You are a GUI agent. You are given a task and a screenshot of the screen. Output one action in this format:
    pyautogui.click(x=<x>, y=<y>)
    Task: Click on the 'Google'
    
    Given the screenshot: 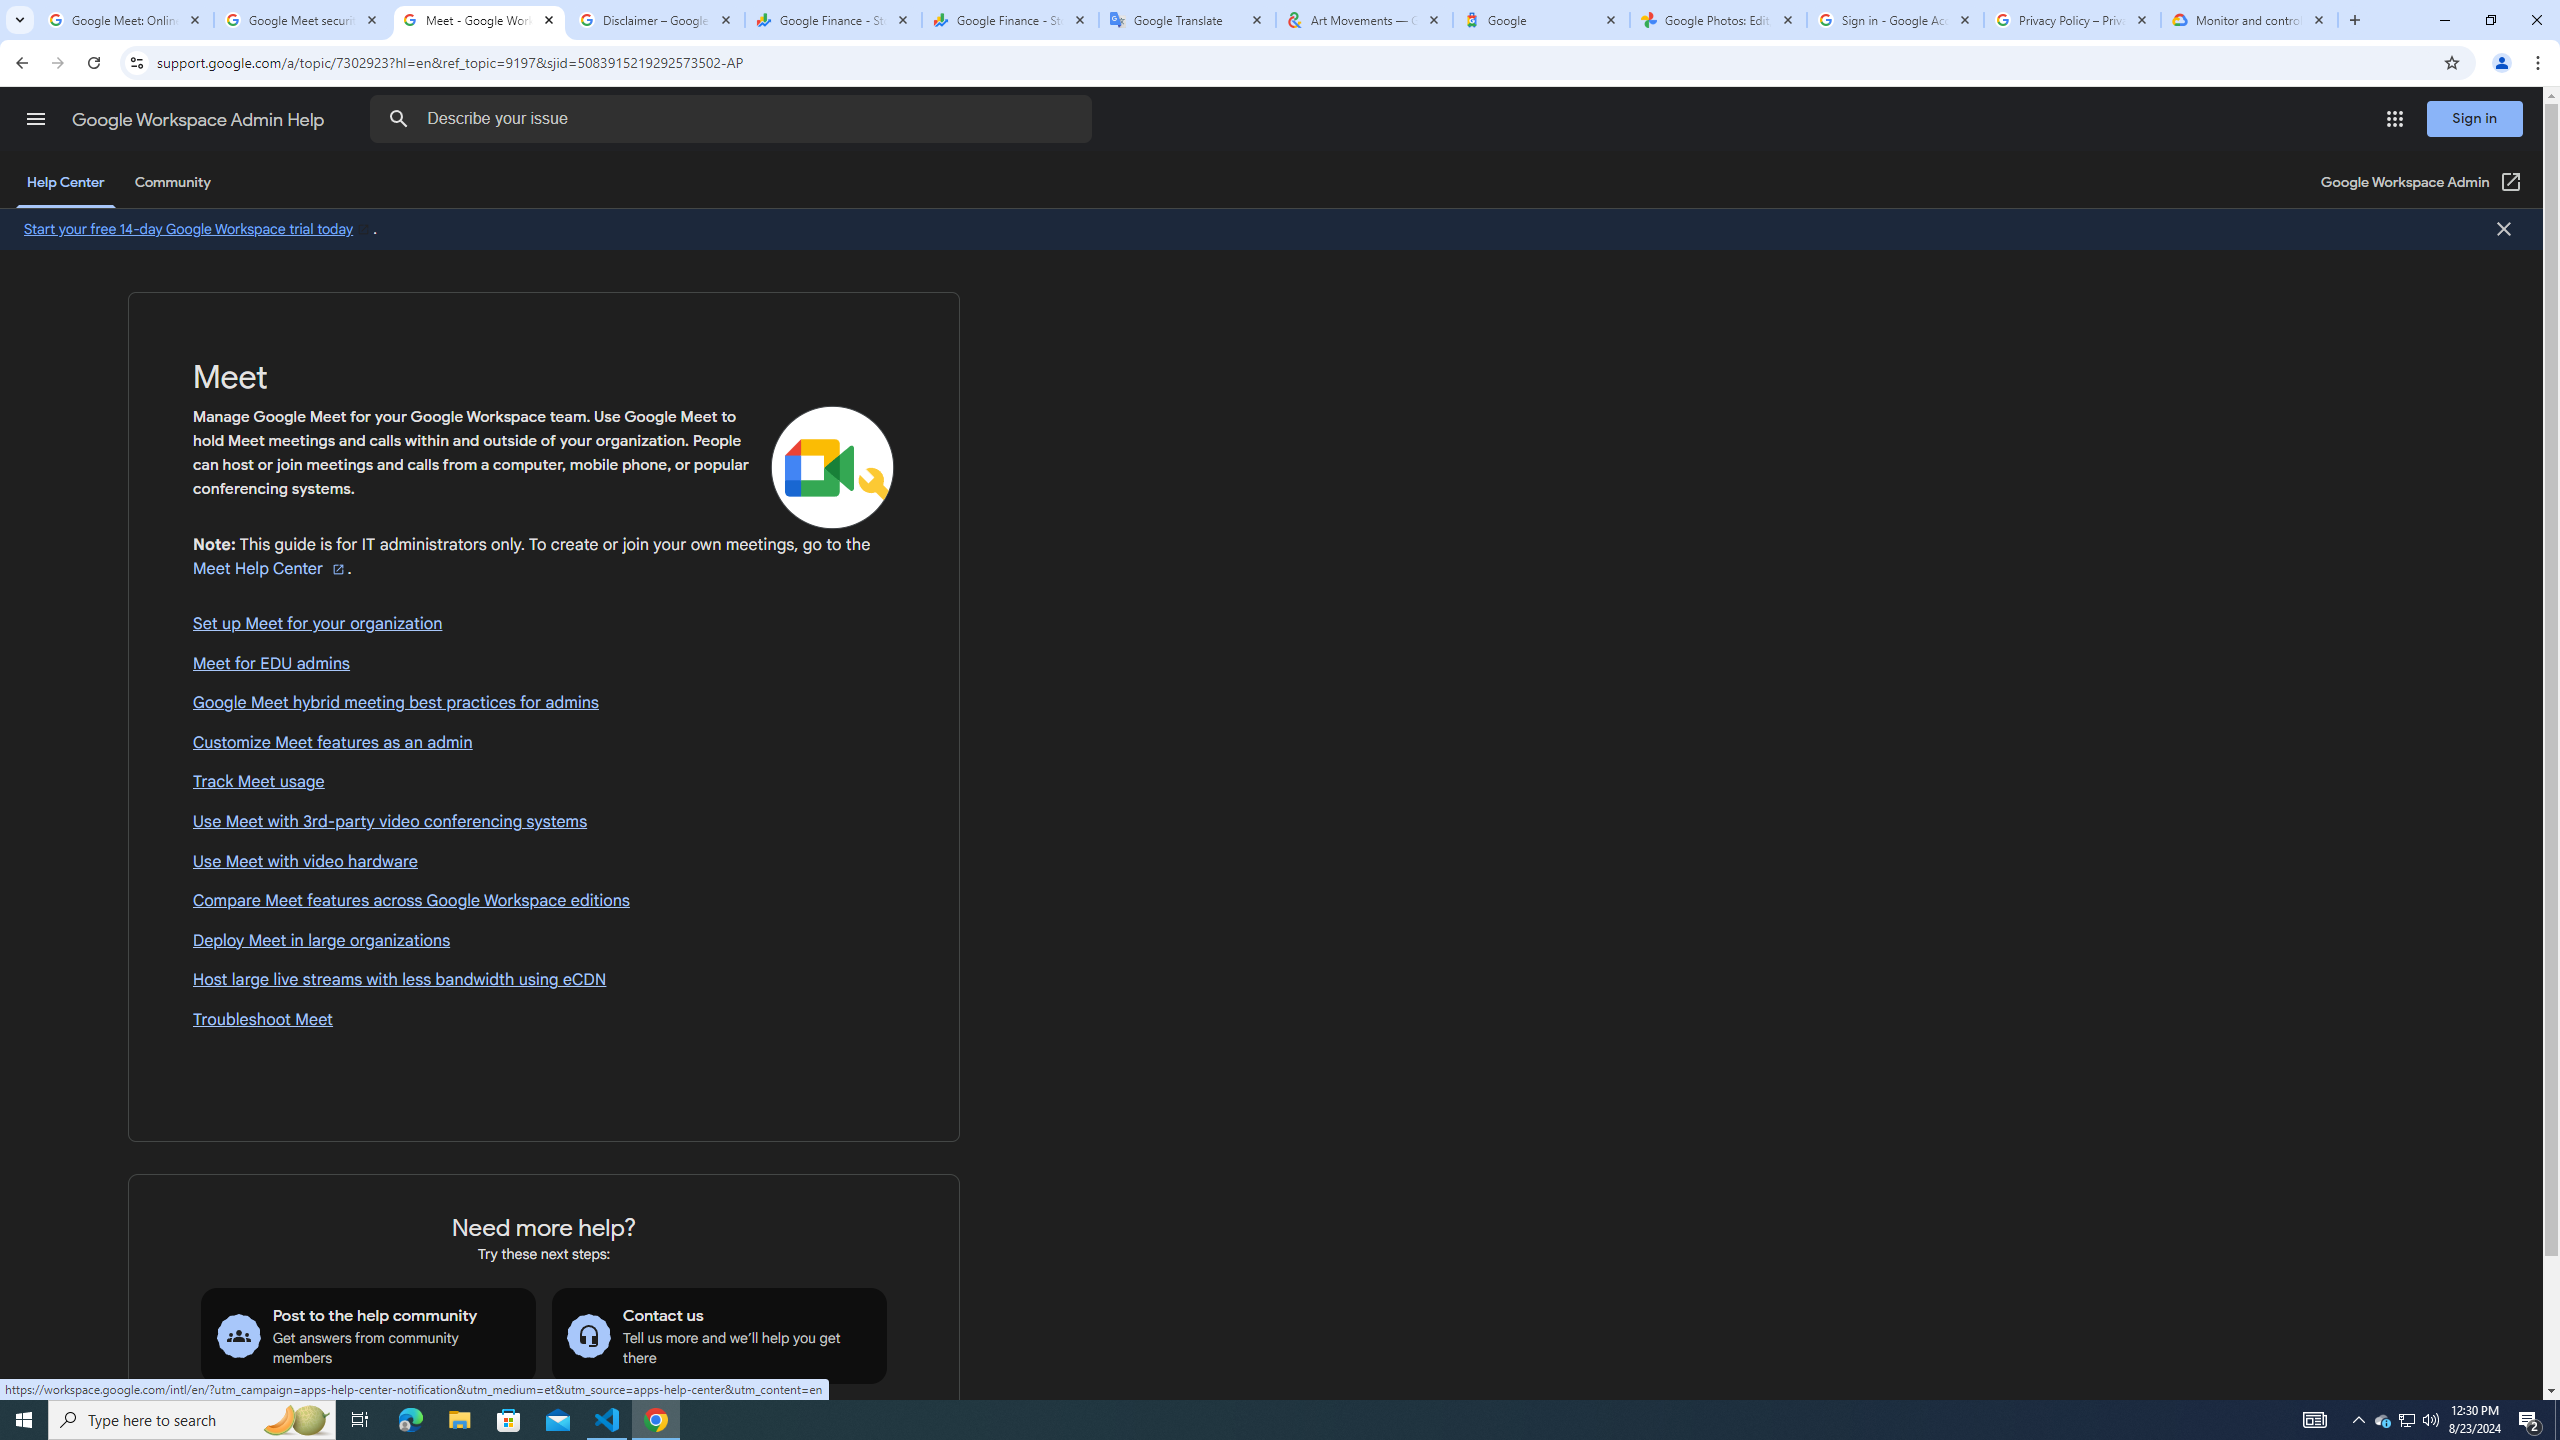 What is the action you would take?
    pyautogui.click(x=1540, y=19)
    